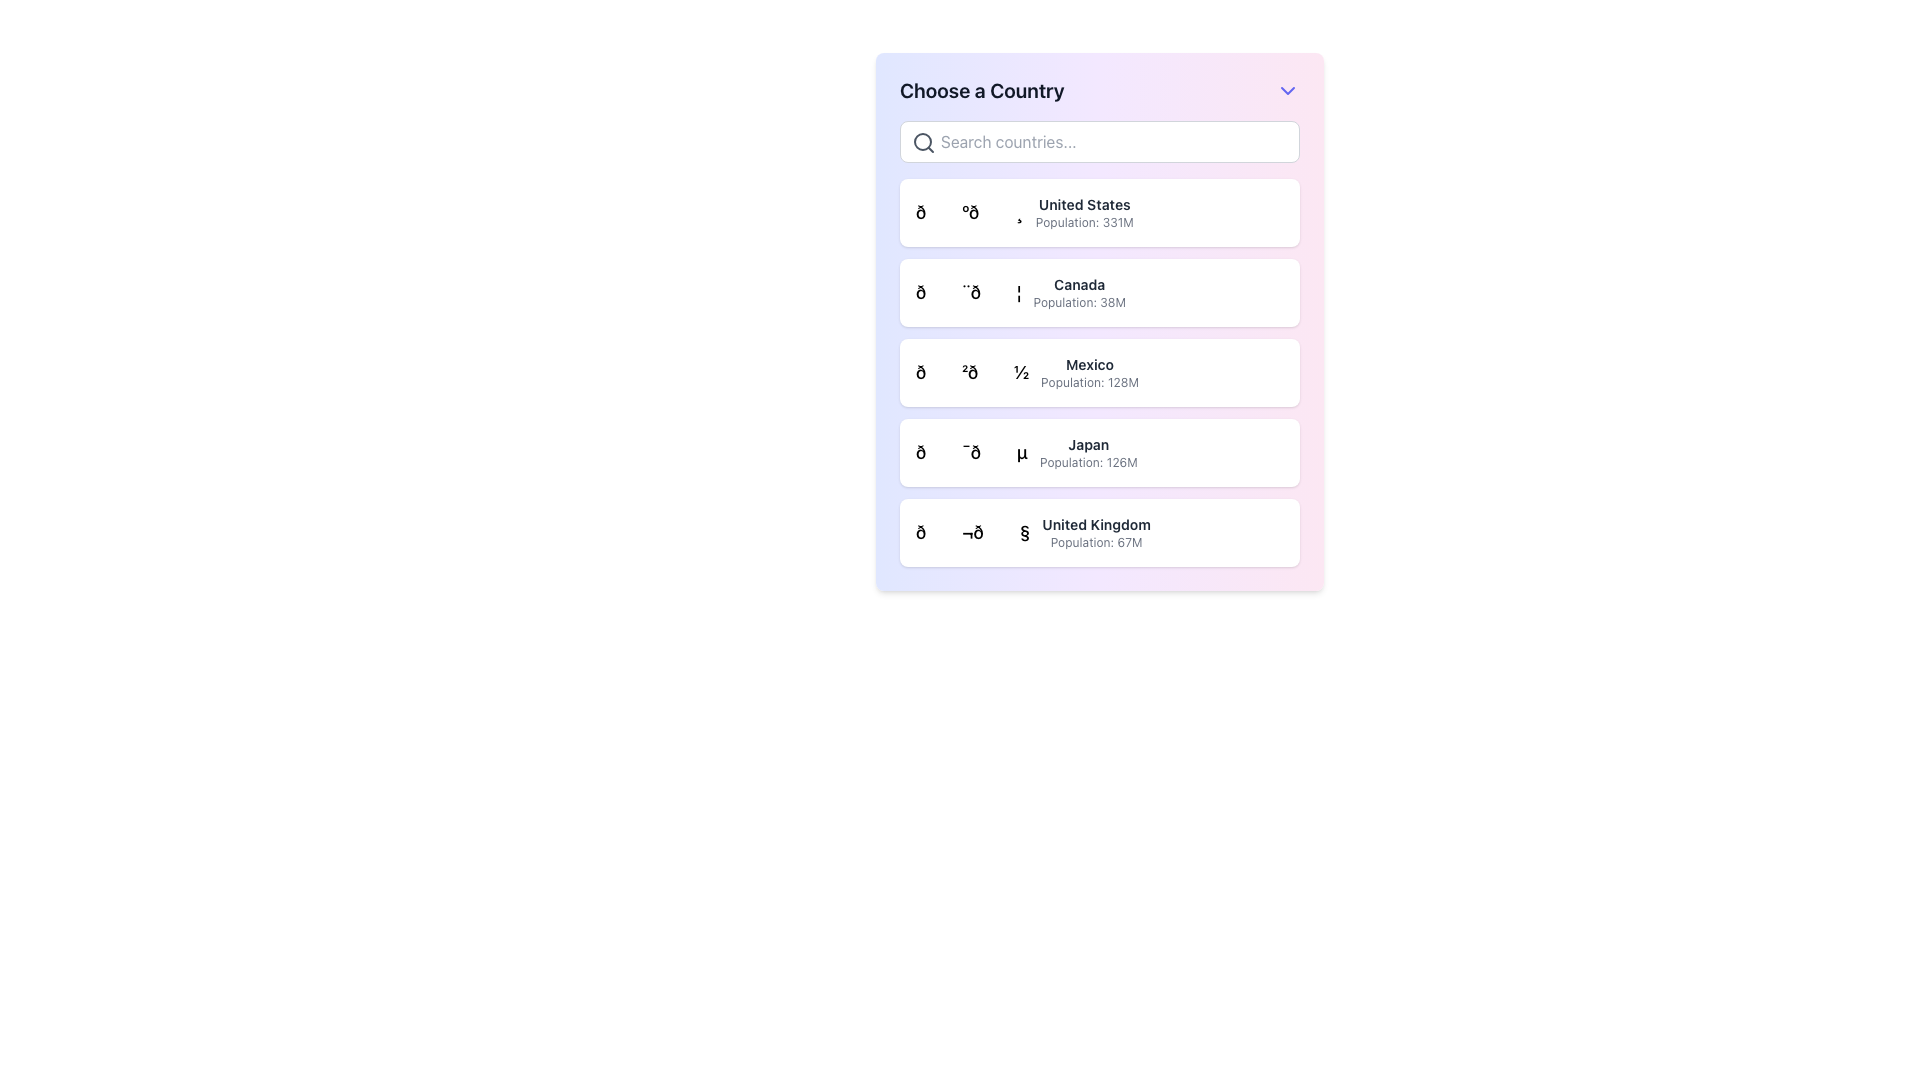 Image resolution: width=1920 pixels, height=1080 pixels. Describe the element at coordinates (1095, 523) in the screenshot. I see `the Text Label element displaying 'United Kingdom', which is a two-line label located above the 'Population: 67M' text` at that location.